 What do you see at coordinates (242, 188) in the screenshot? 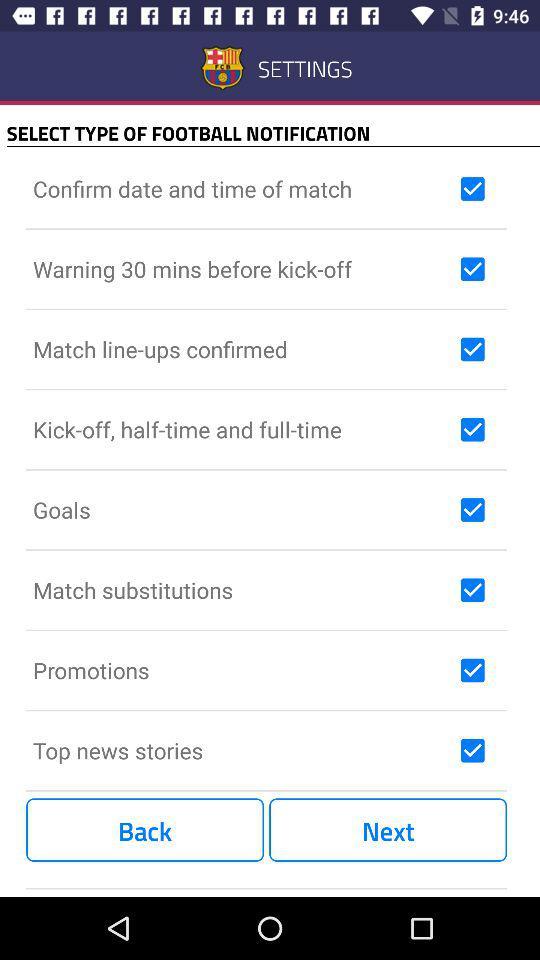
I see `the item below the select type of icon` at bounding box center [242, 188].